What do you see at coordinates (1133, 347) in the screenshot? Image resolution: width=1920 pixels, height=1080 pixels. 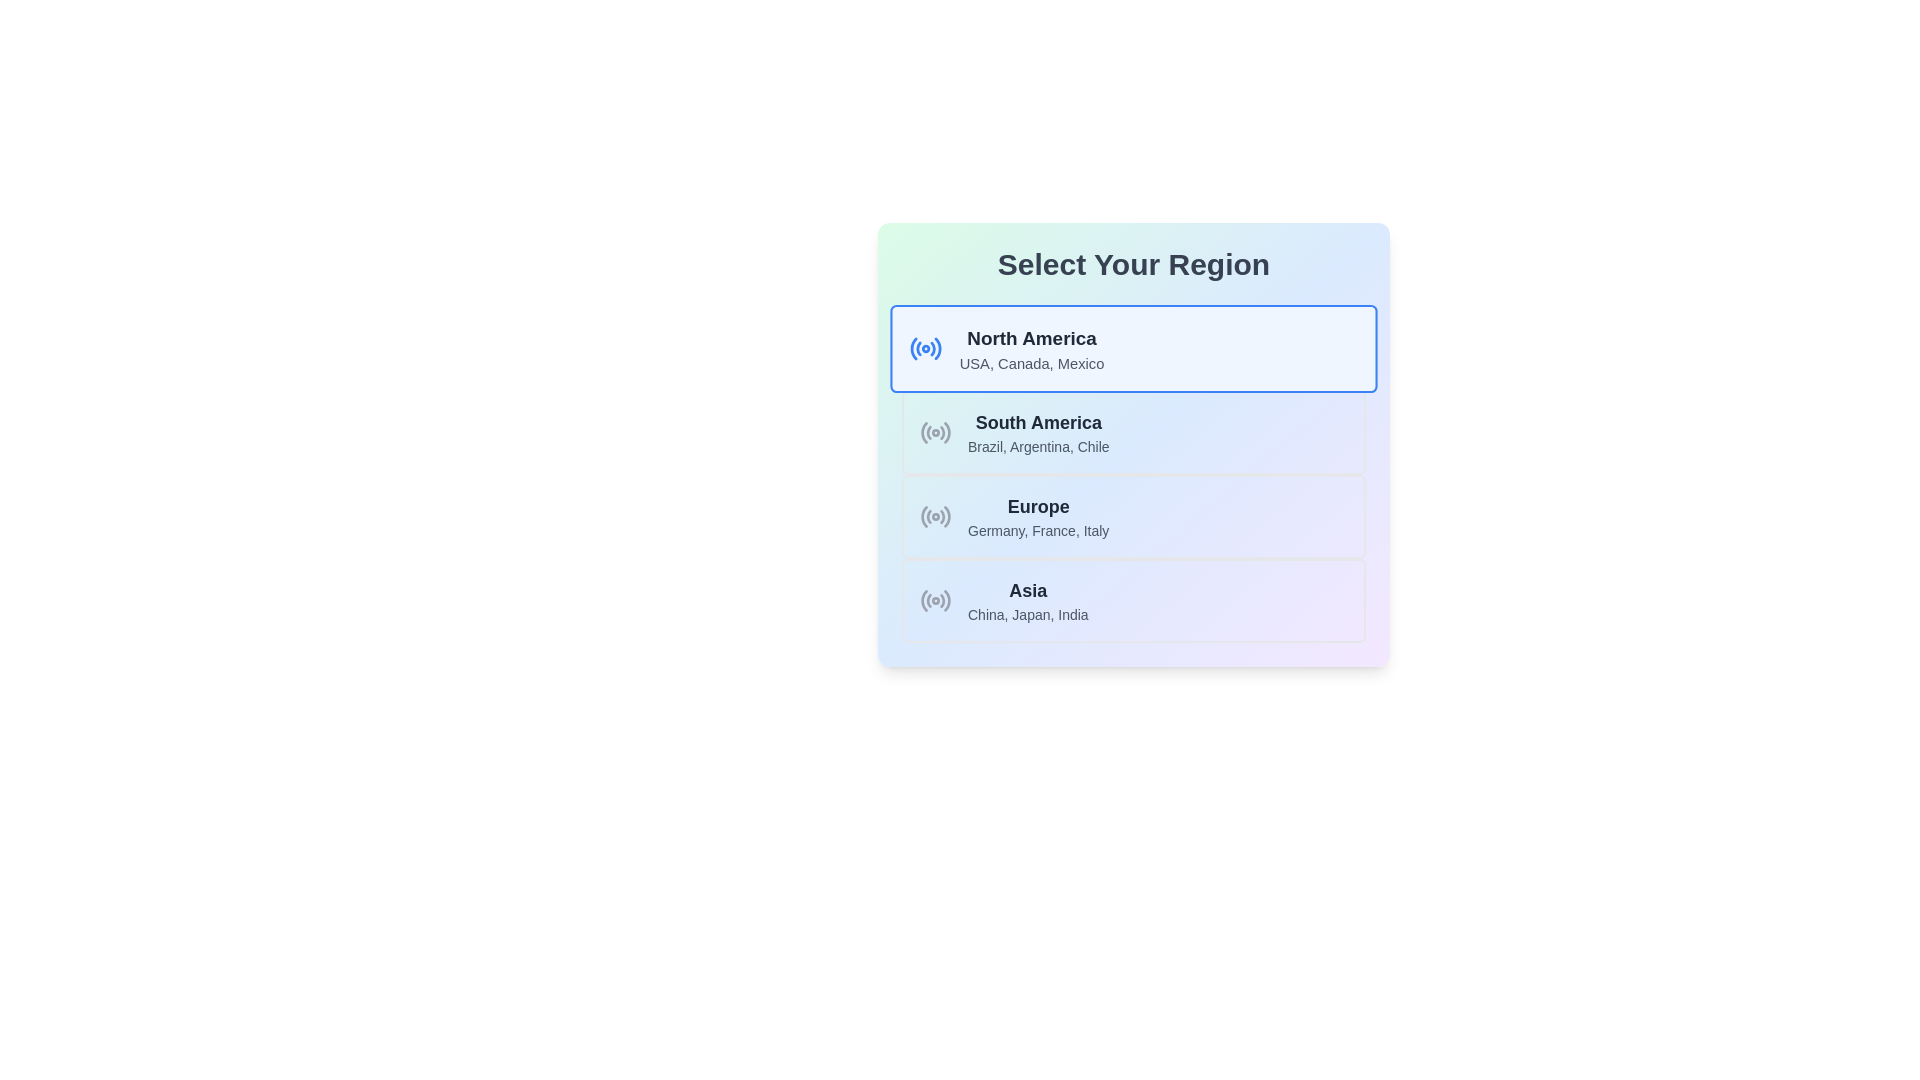 I see `the 'North America' selectable list item with an interactive button-like appearance` at bounding box center [1133, 347].